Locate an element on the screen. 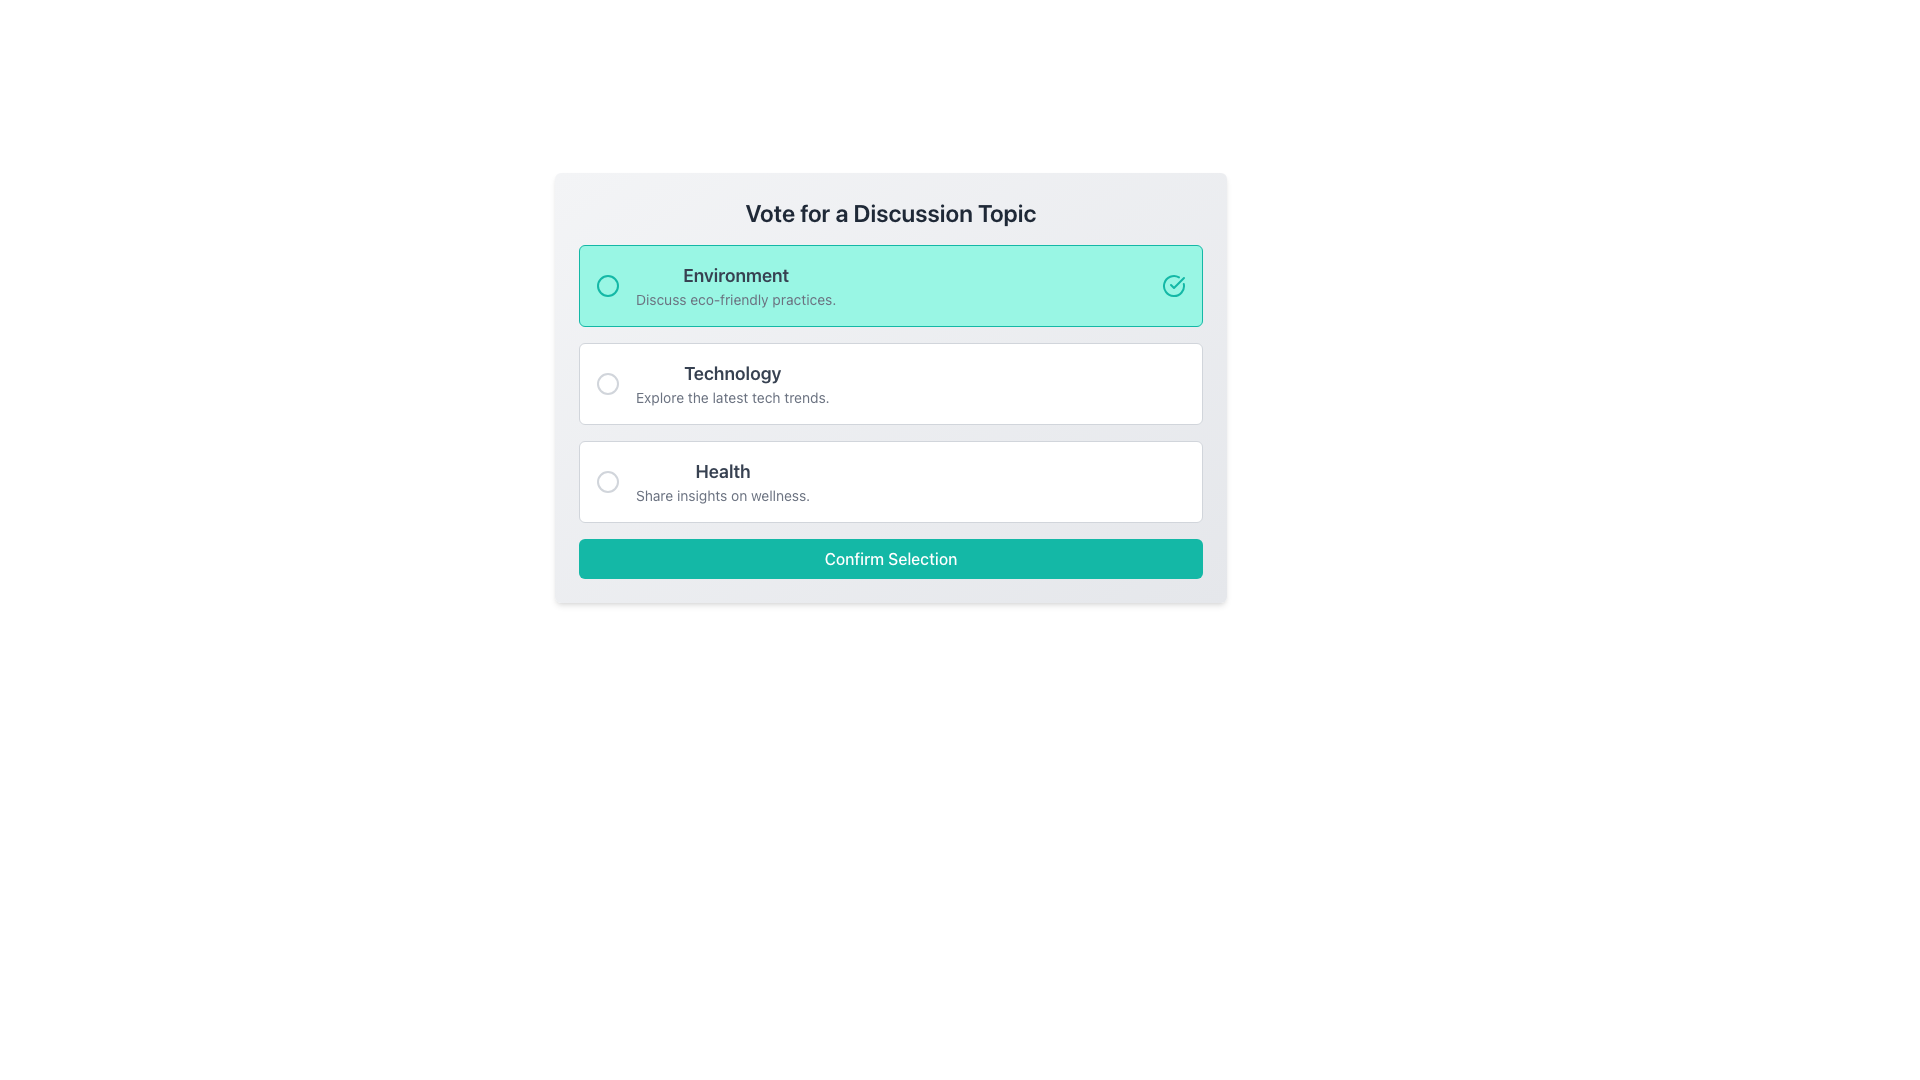 Image resolution: width=1920 pixels, height=1080 pixels. text within the first selectable list item titled 'Environment' which discusses eco-friendly practices is located at coordinates (735, 285).